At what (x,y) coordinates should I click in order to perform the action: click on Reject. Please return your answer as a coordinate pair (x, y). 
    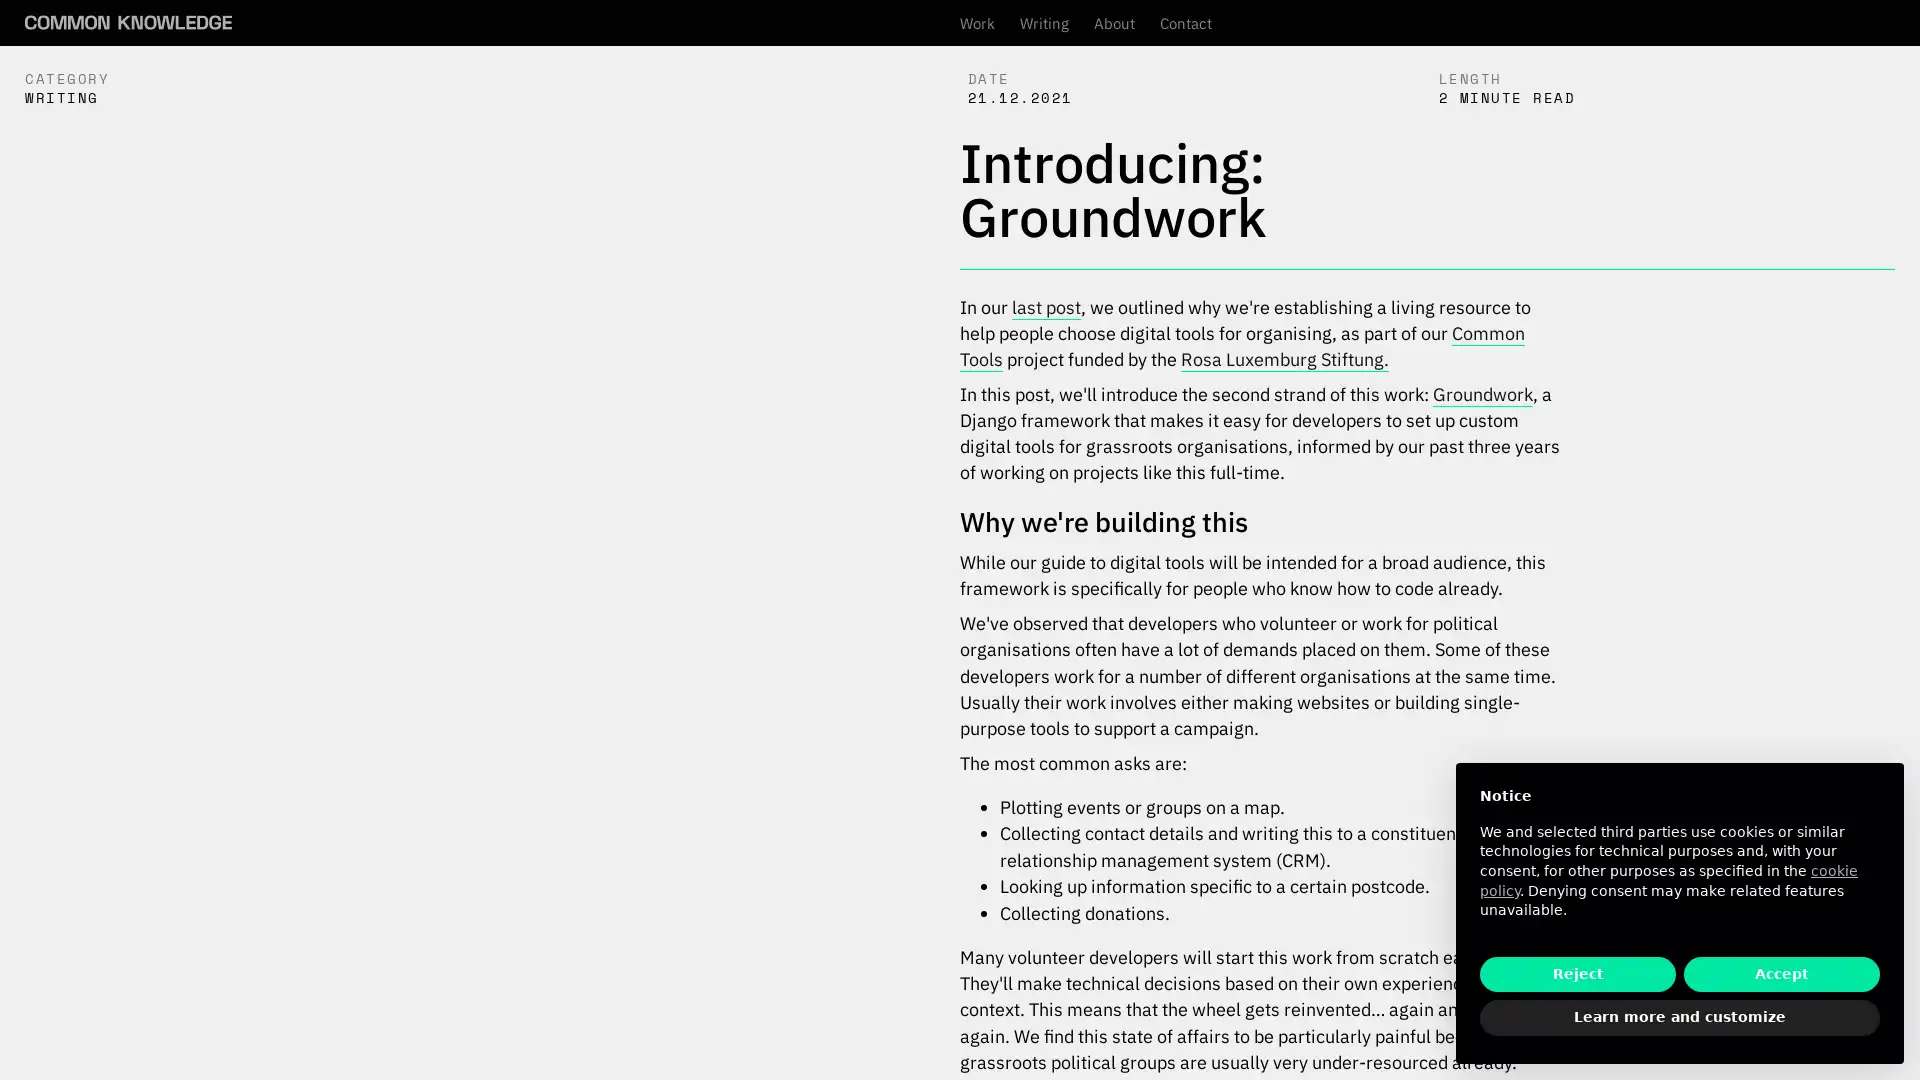
    Looking at the image, I should click on (1577, 973).